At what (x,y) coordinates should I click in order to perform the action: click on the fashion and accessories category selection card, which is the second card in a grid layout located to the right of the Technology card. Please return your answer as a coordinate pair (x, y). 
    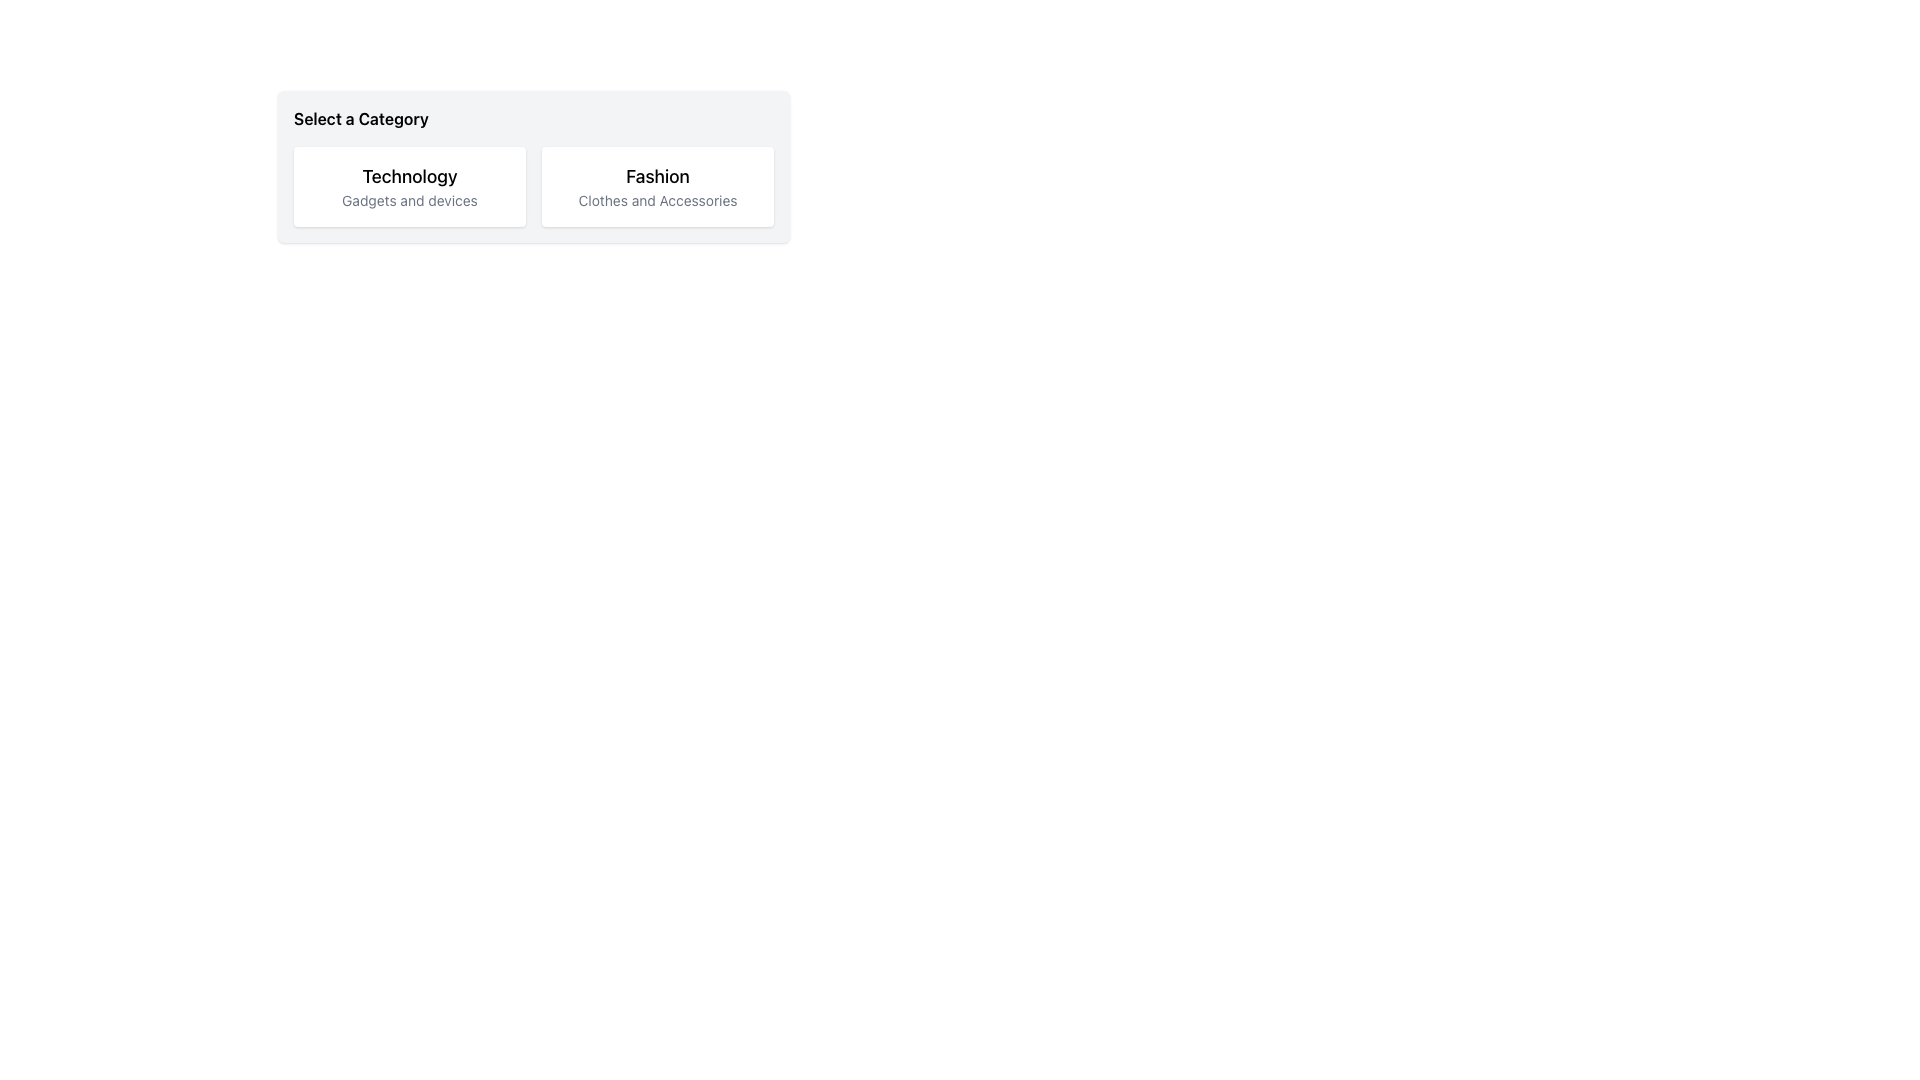
    Looking at the image, I should click on (657, 186).